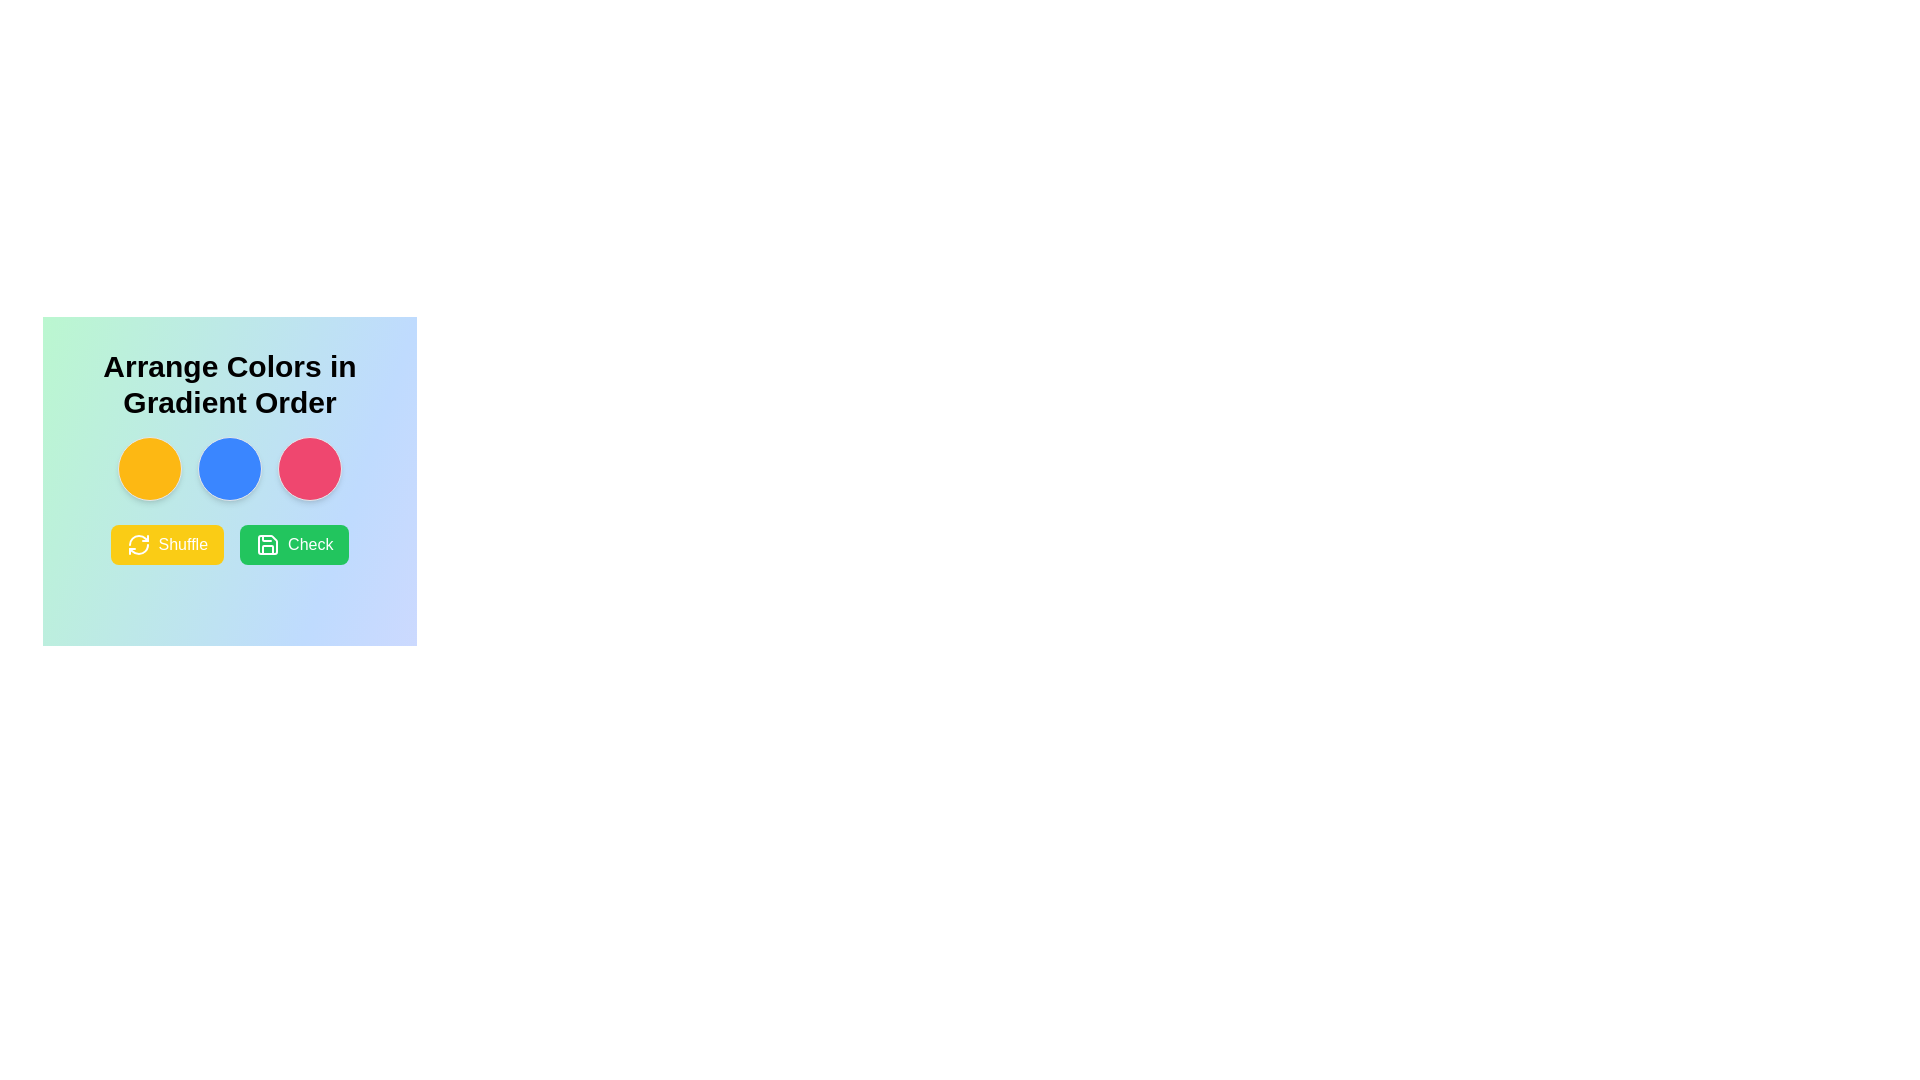  I want to click on the rightmost circular interactive element in the 'Arrange Colors in Gradient Order' interface, so click(309, 469).